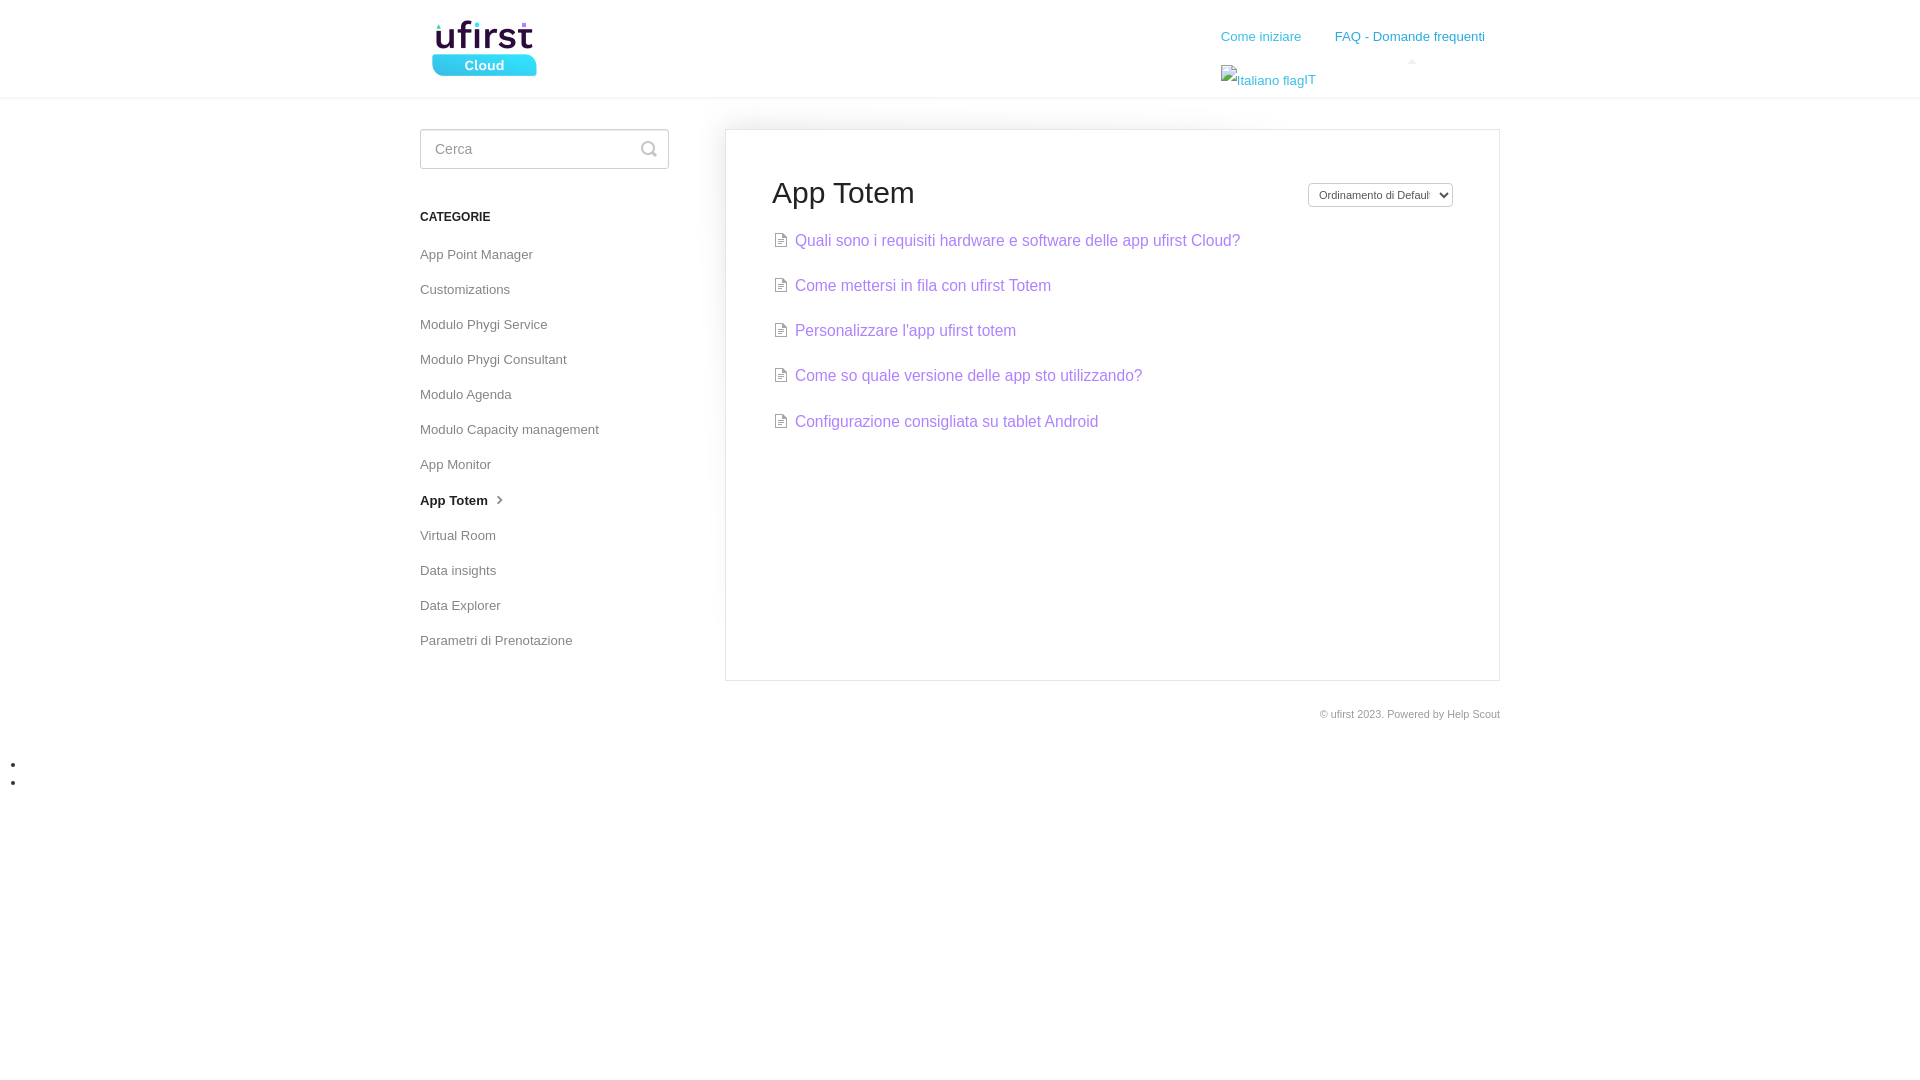  Describe the element at coordinates (641, 148) in the screenshot. I see `'Toggle Search'` at that location.